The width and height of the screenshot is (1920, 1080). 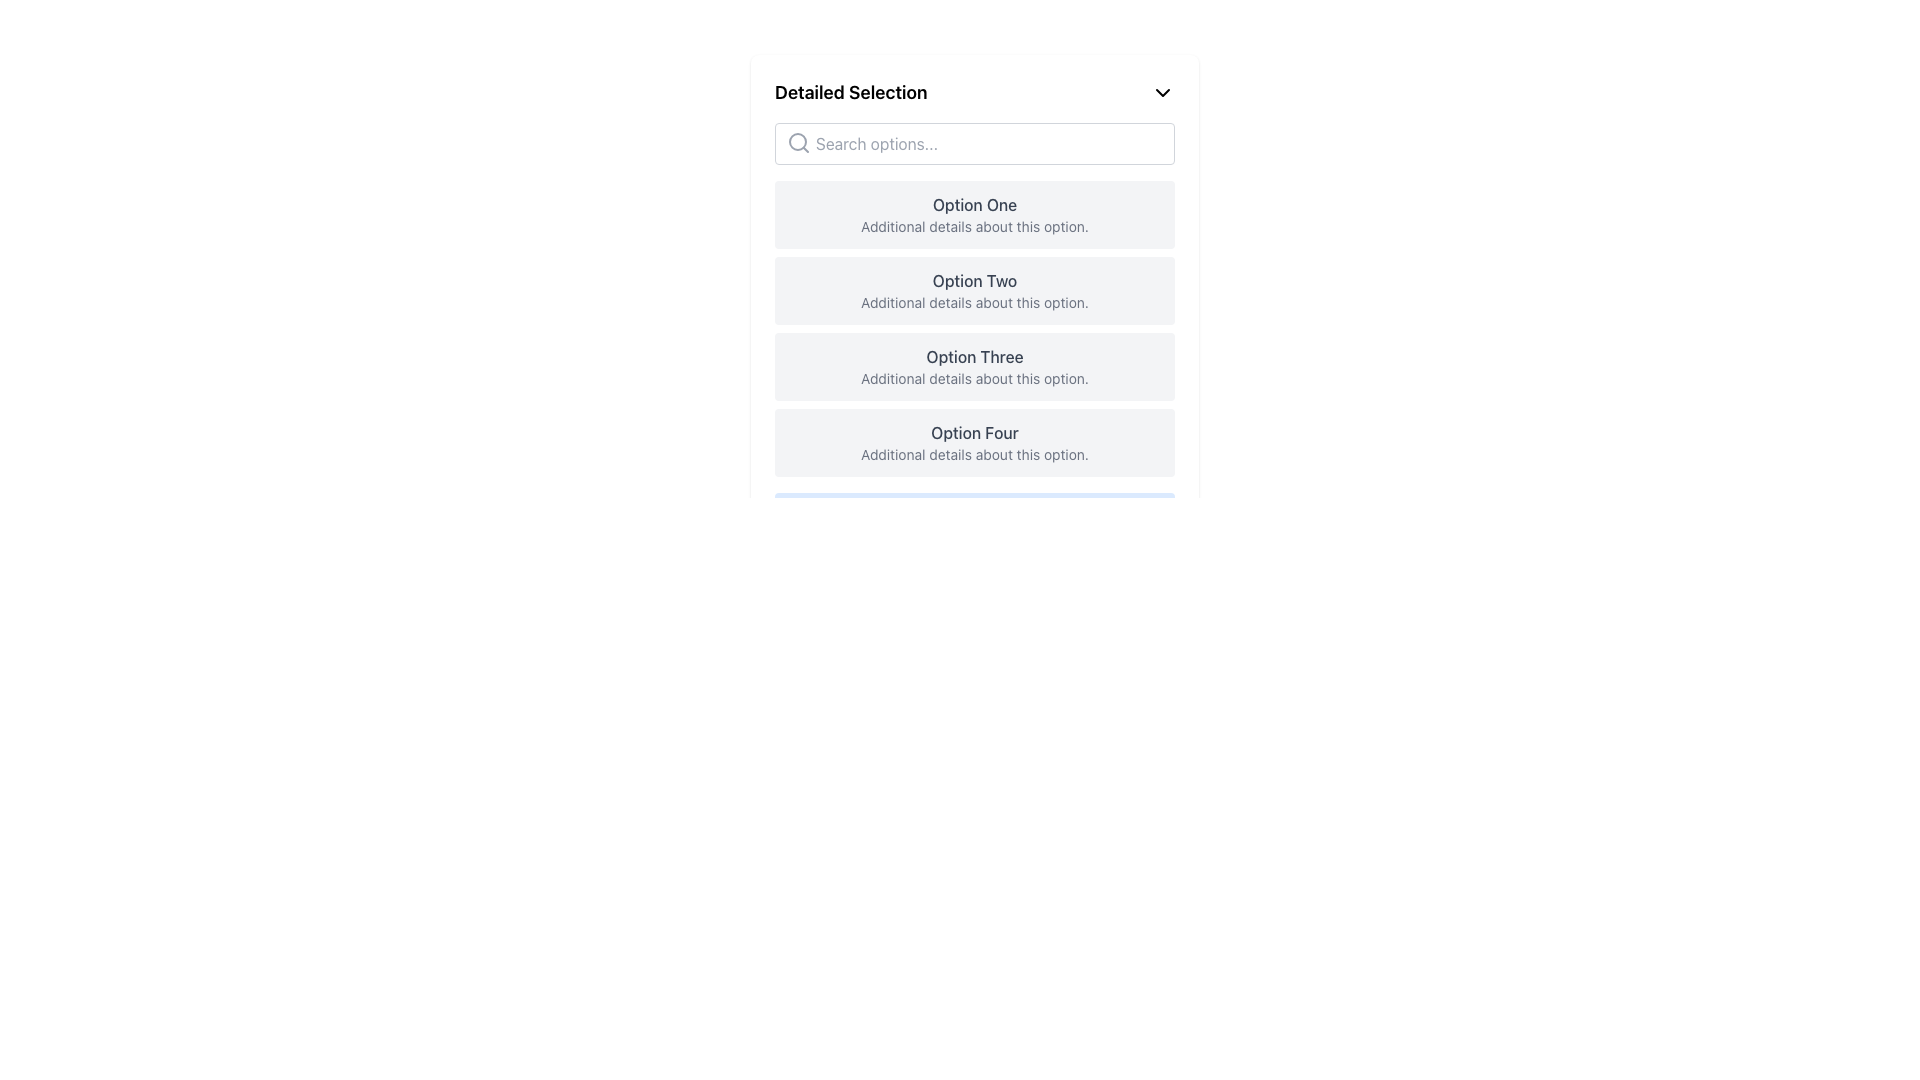 What do you see at coordinates (797, 141) in the screenshot?
I see `the magnifying glass icon located at the top-left corner inside the search bar of the 'Detailed Selection' section, which is the first interactive component under its title` at bounding box center [797, 141].